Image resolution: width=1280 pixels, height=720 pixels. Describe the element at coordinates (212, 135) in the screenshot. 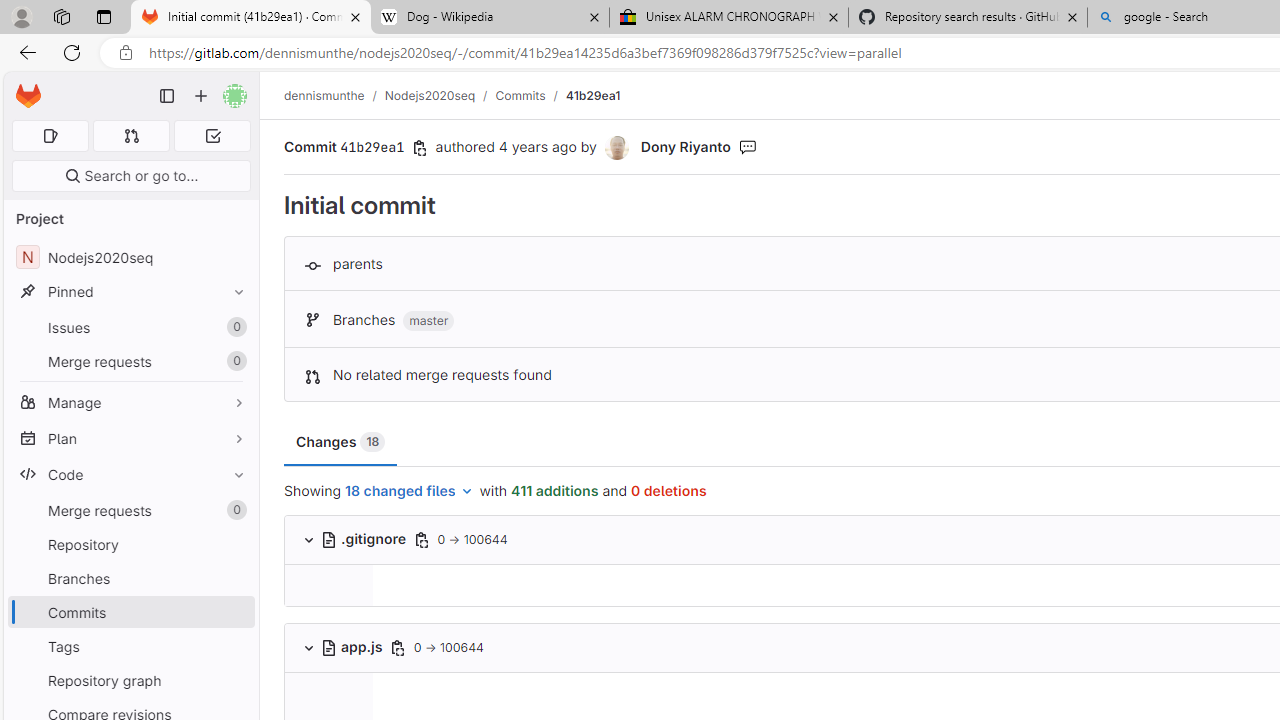

I see `'To-Do list 0'` at that location.